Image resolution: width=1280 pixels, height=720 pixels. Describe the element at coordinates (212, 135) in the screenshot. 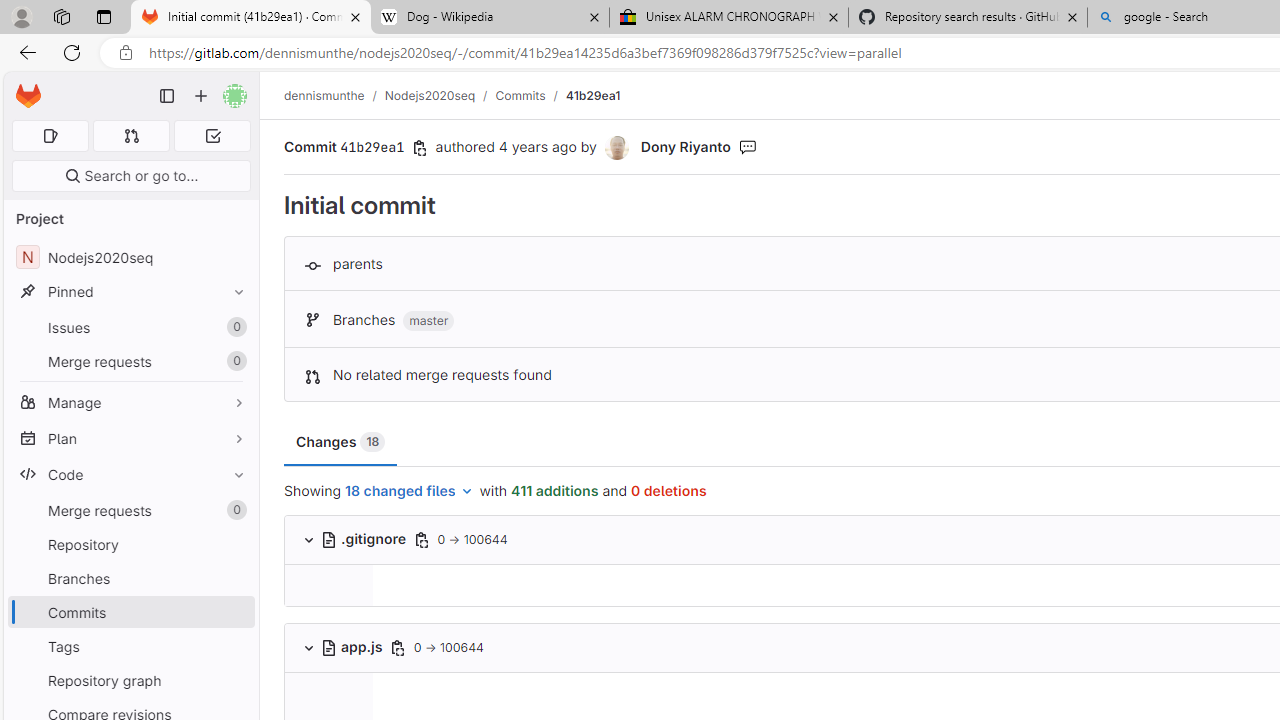

I see `'To-Do list 0'` at that location.